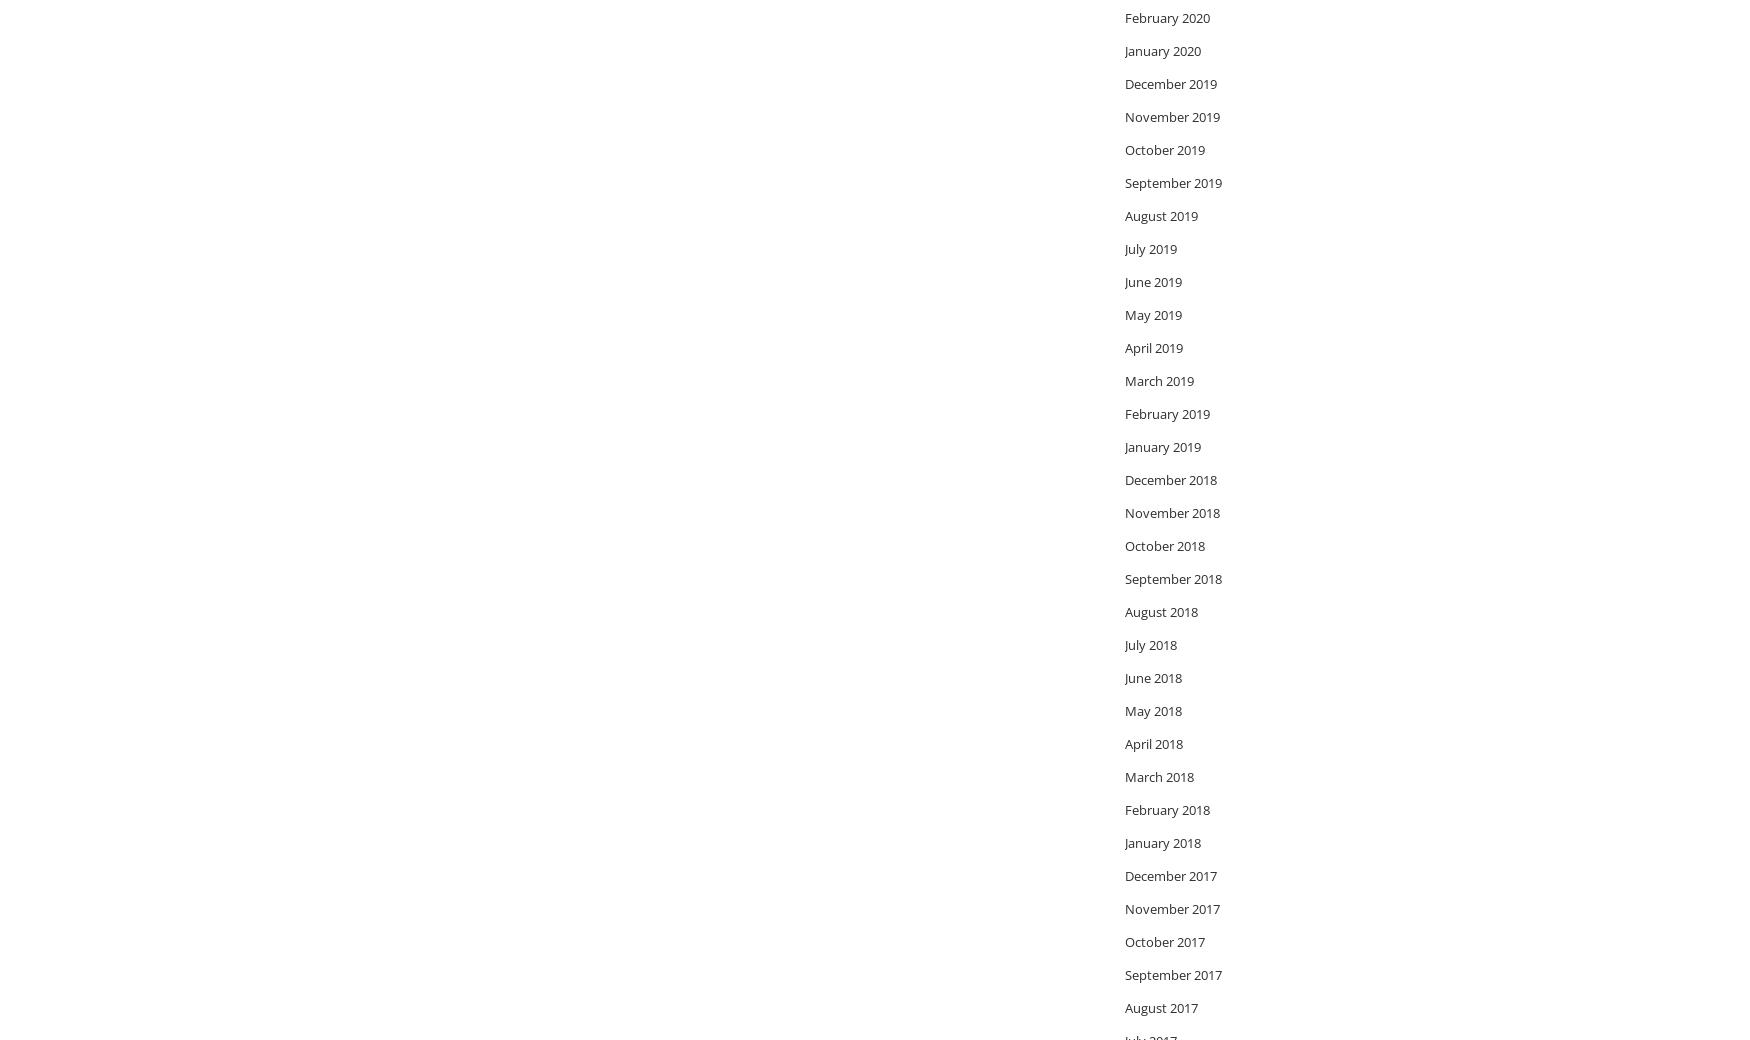 Image resolution: width=1750 pixels, height=1040 pixels. I want to click on 'April 2018', so click(1152, 742).